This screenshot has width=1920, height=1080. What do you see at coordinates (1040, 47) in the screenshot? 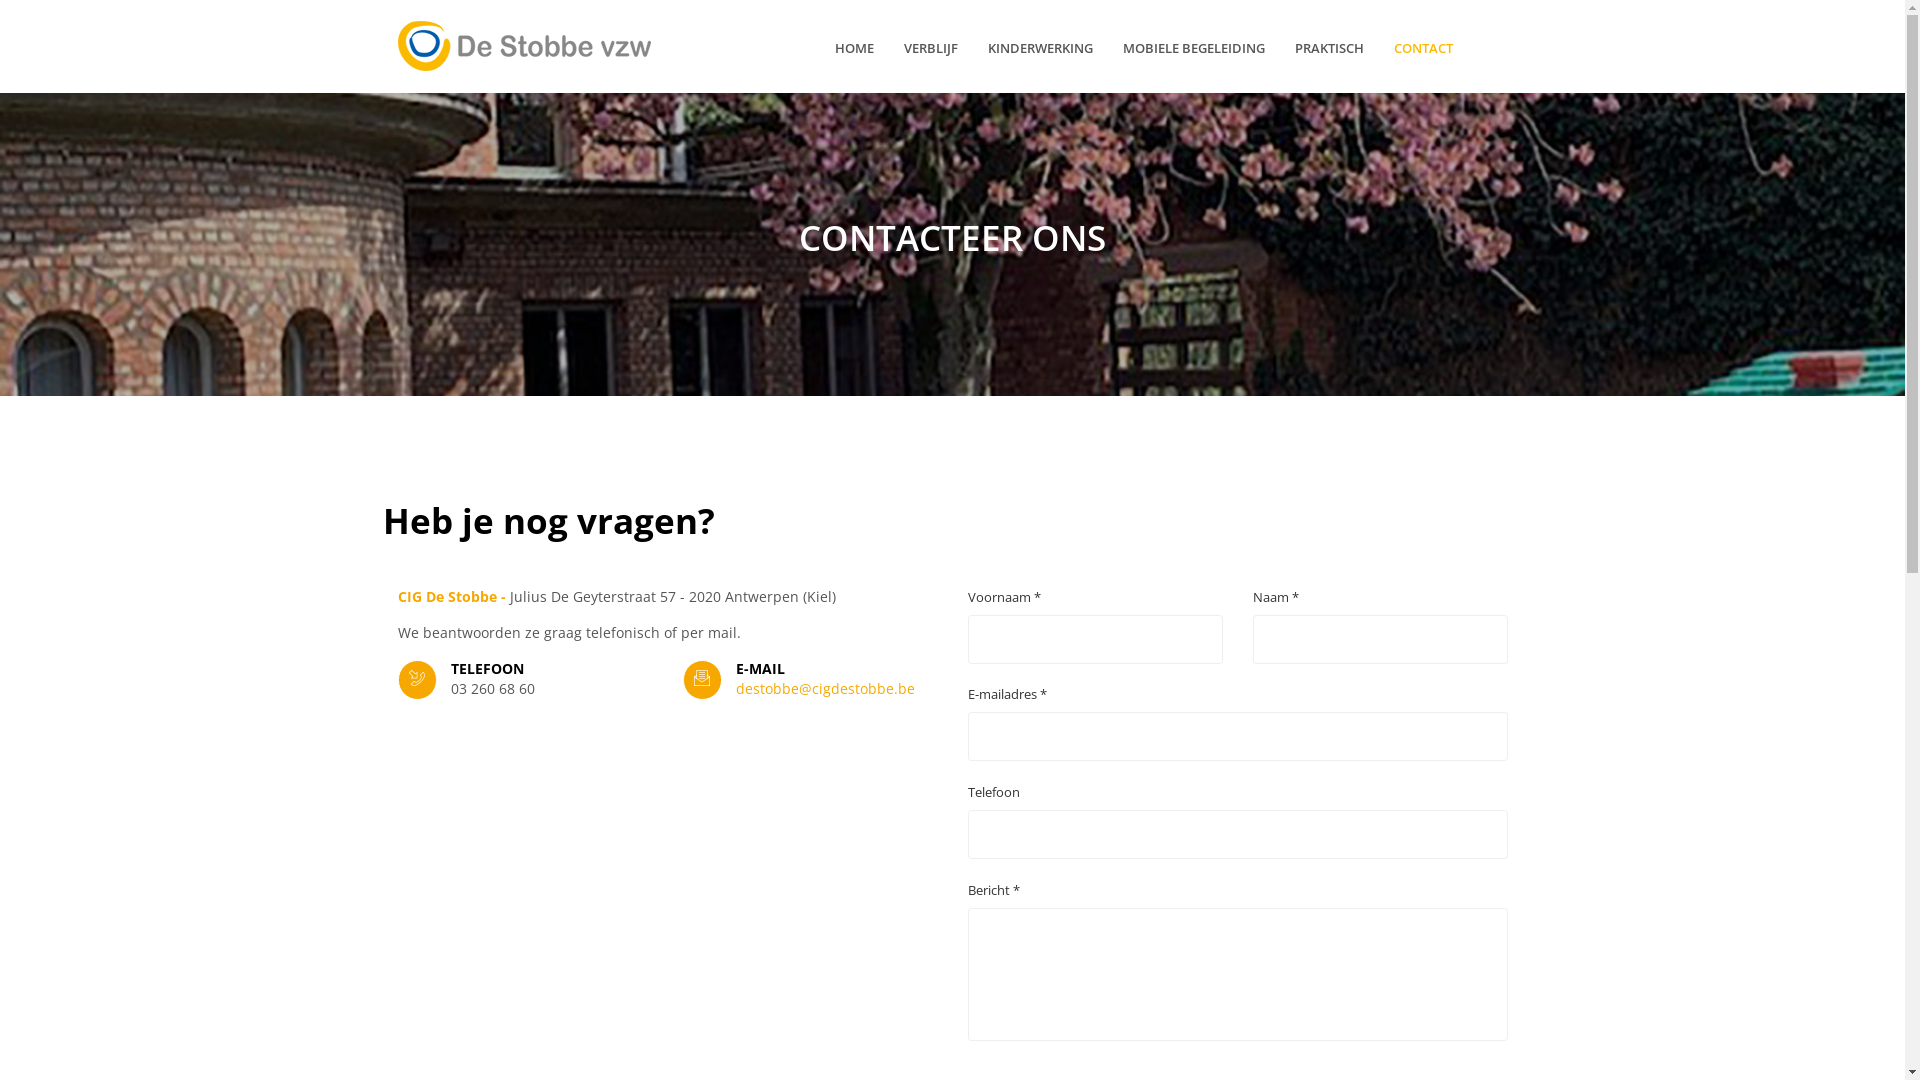
I see `'KINDERWERKING'` at bounding box center [1040, 47].